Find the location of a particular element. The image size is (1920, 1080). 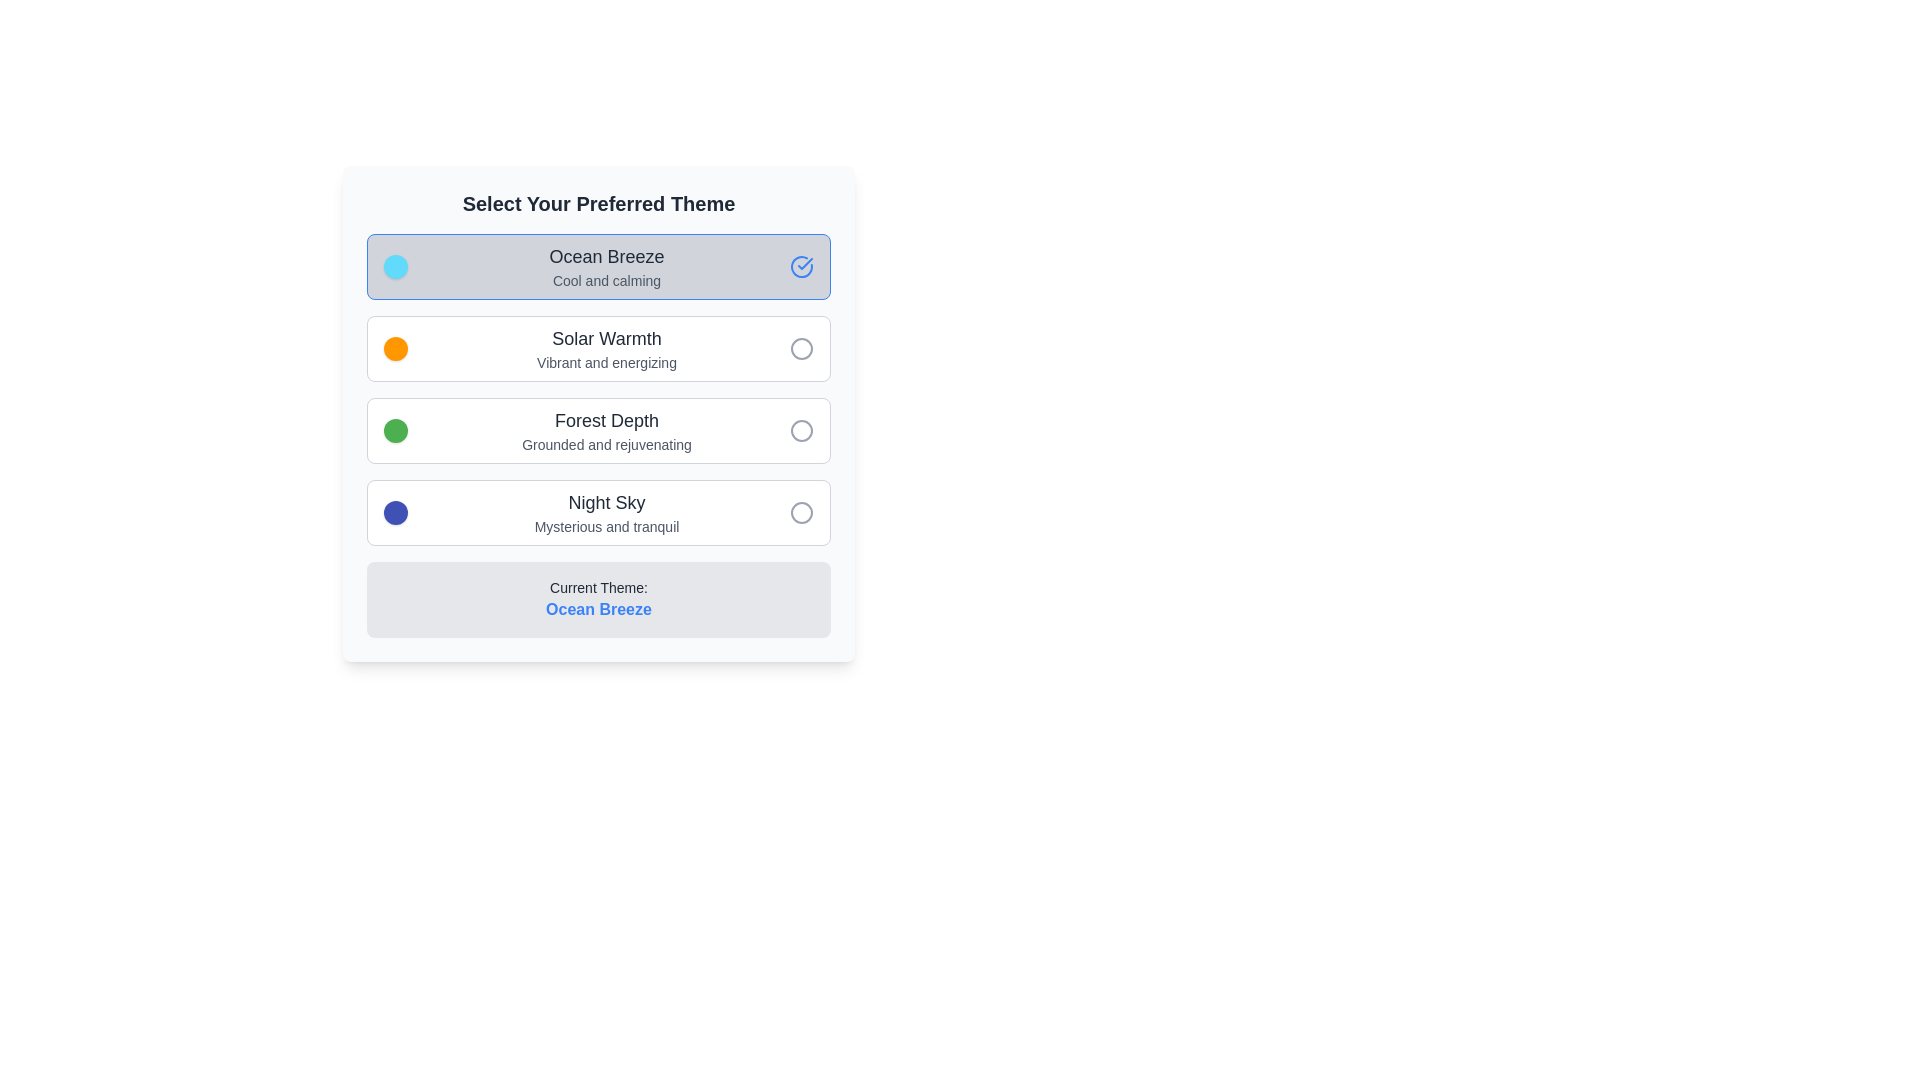

the informational box that displays the currently selected theme, located at the bottom of the card-like structure titled 'Select Your Preferred Theme' is located at coordinates (598, 599).